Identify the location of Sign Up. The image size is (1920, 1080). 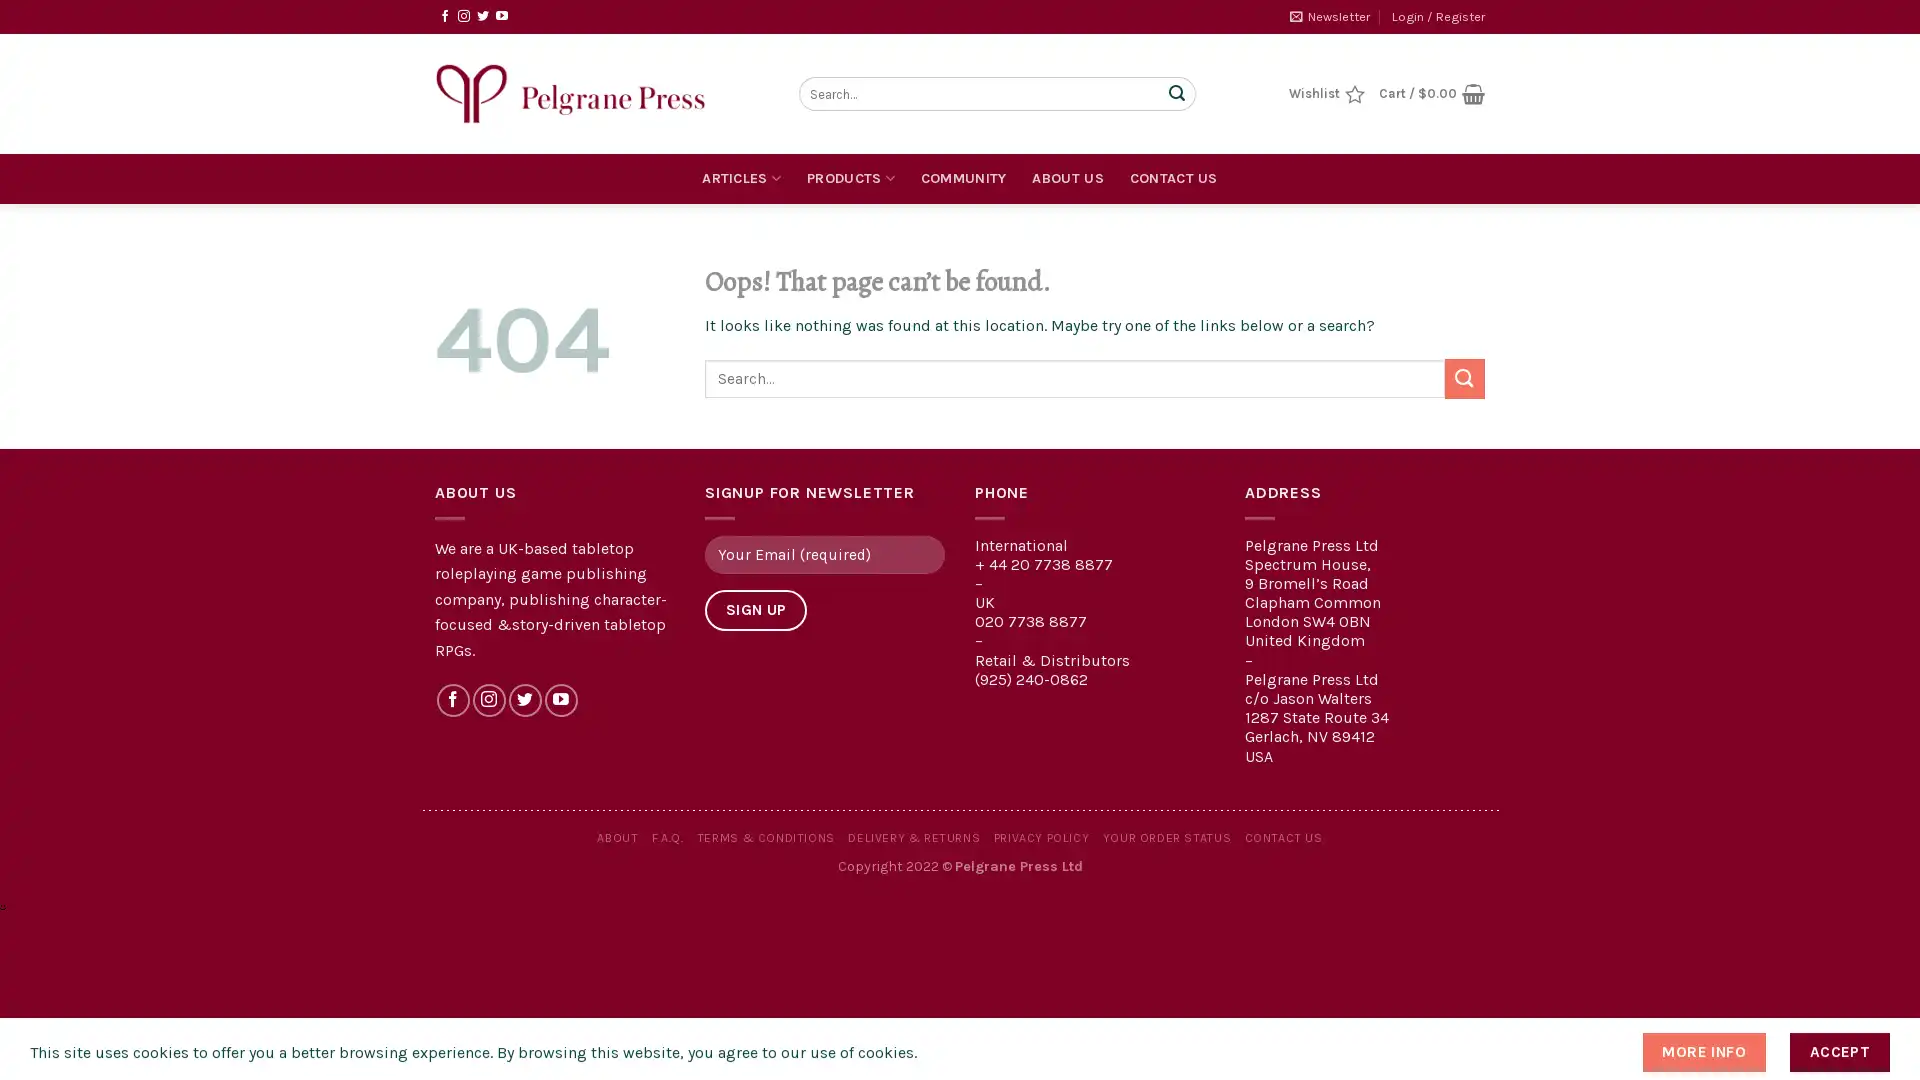
(754, 608).